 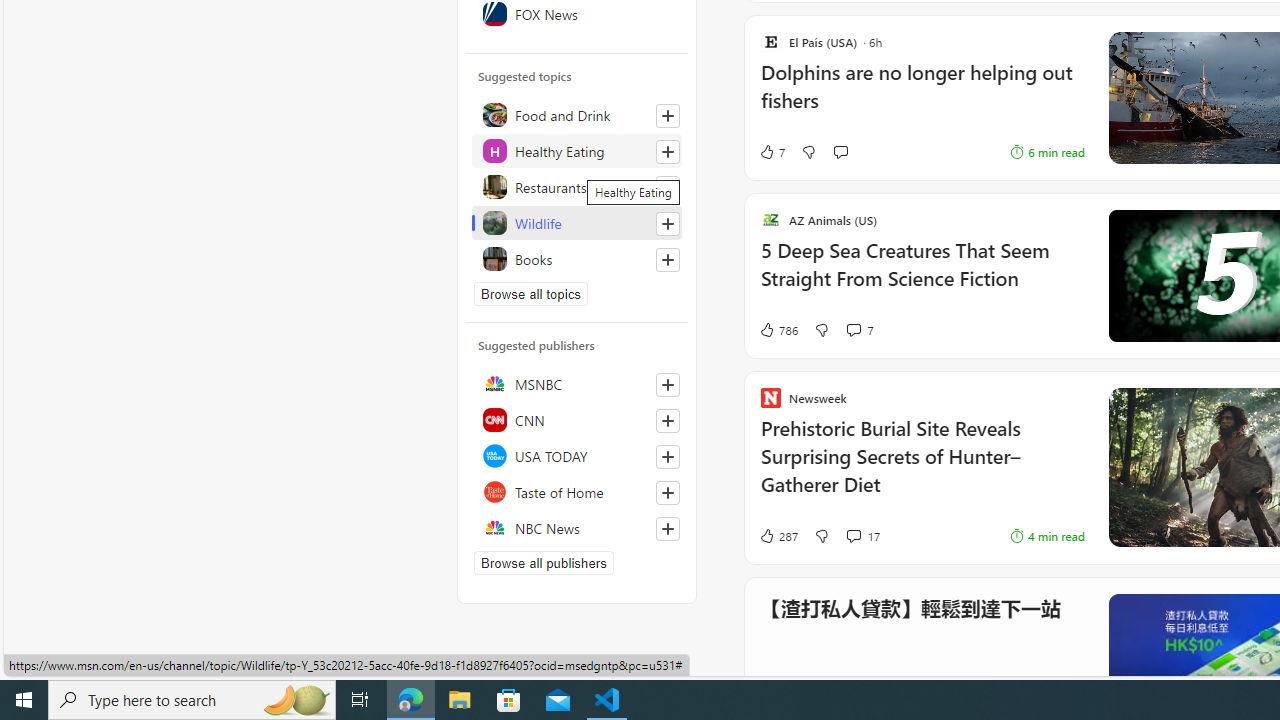 What do you see at coordinates (777, 329) in the screenshot?
I see `'786 Like'` at bounding box center [777, 329].